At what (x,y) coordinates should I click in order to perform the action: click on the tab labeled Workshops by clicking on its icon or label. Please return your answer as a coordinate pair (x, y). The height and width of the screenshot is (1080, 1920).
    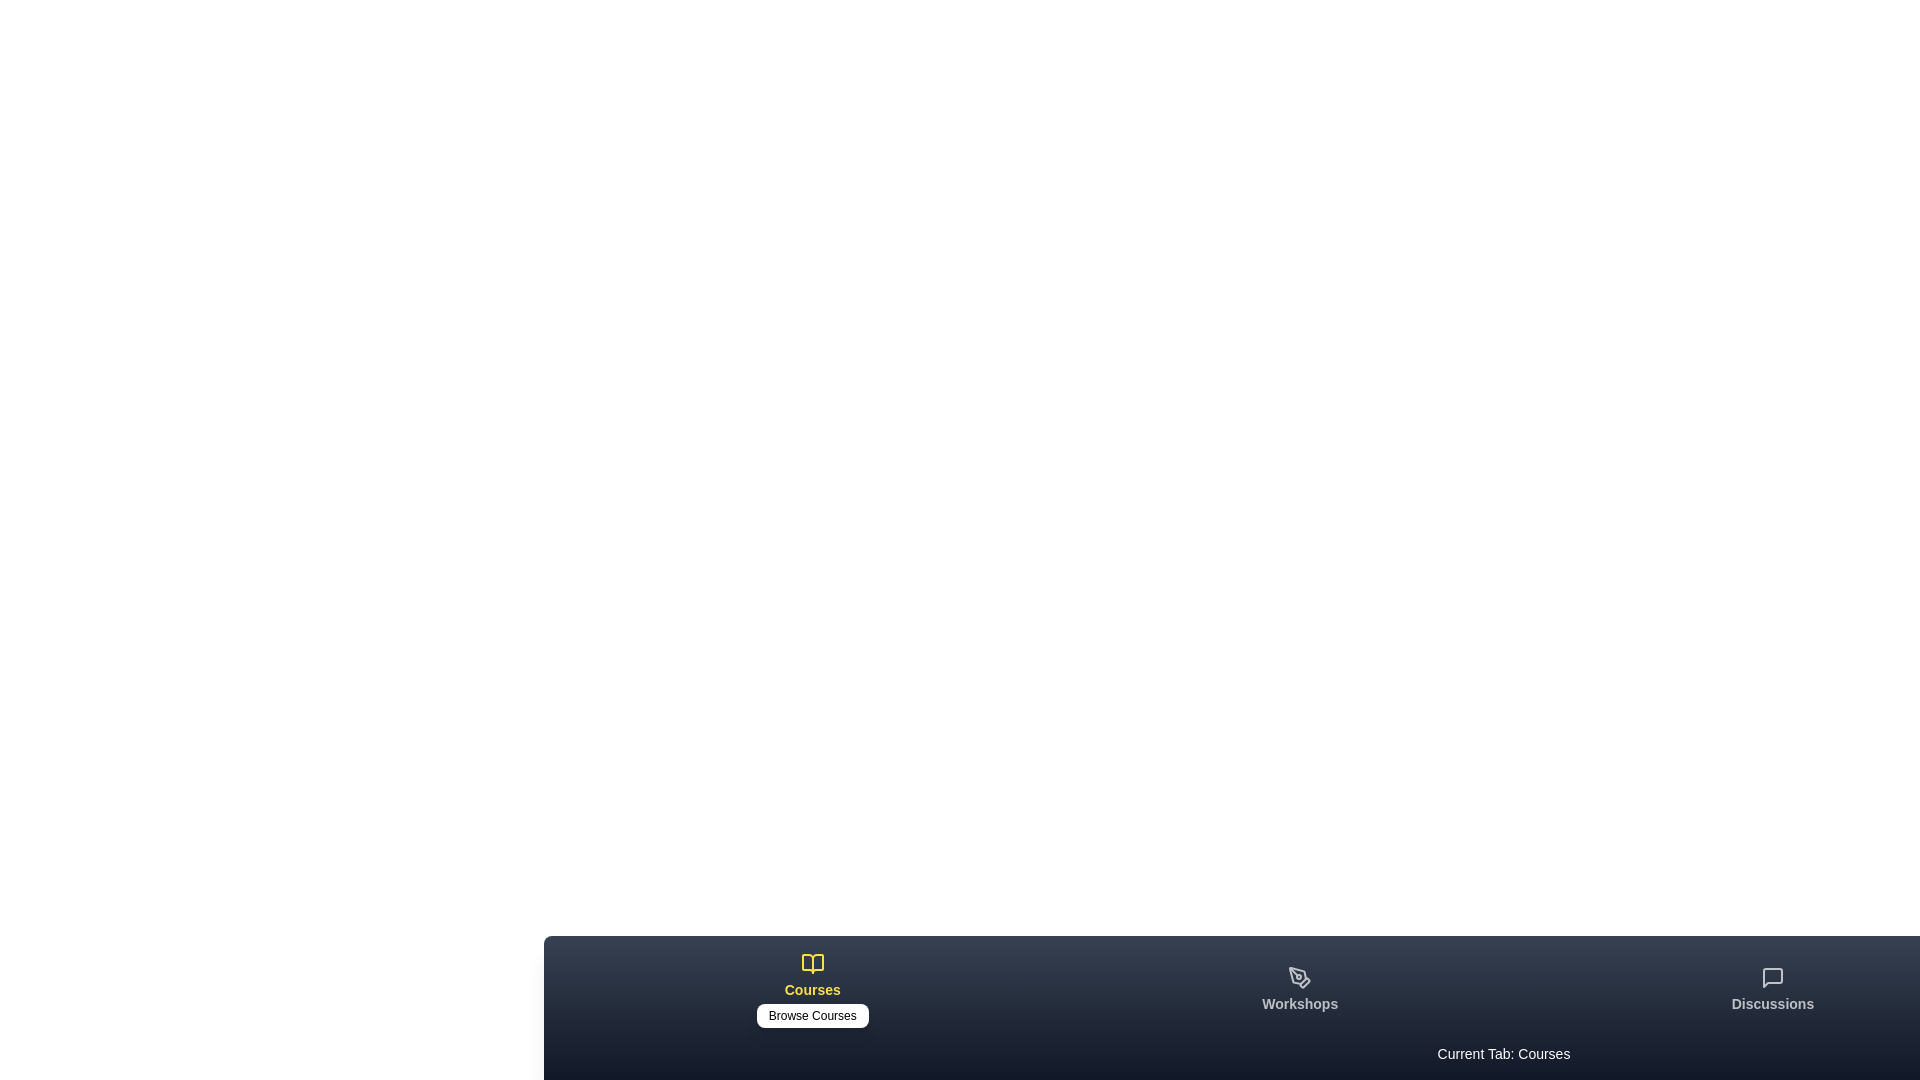
    Looking at the image, I should click on (1300, 990).